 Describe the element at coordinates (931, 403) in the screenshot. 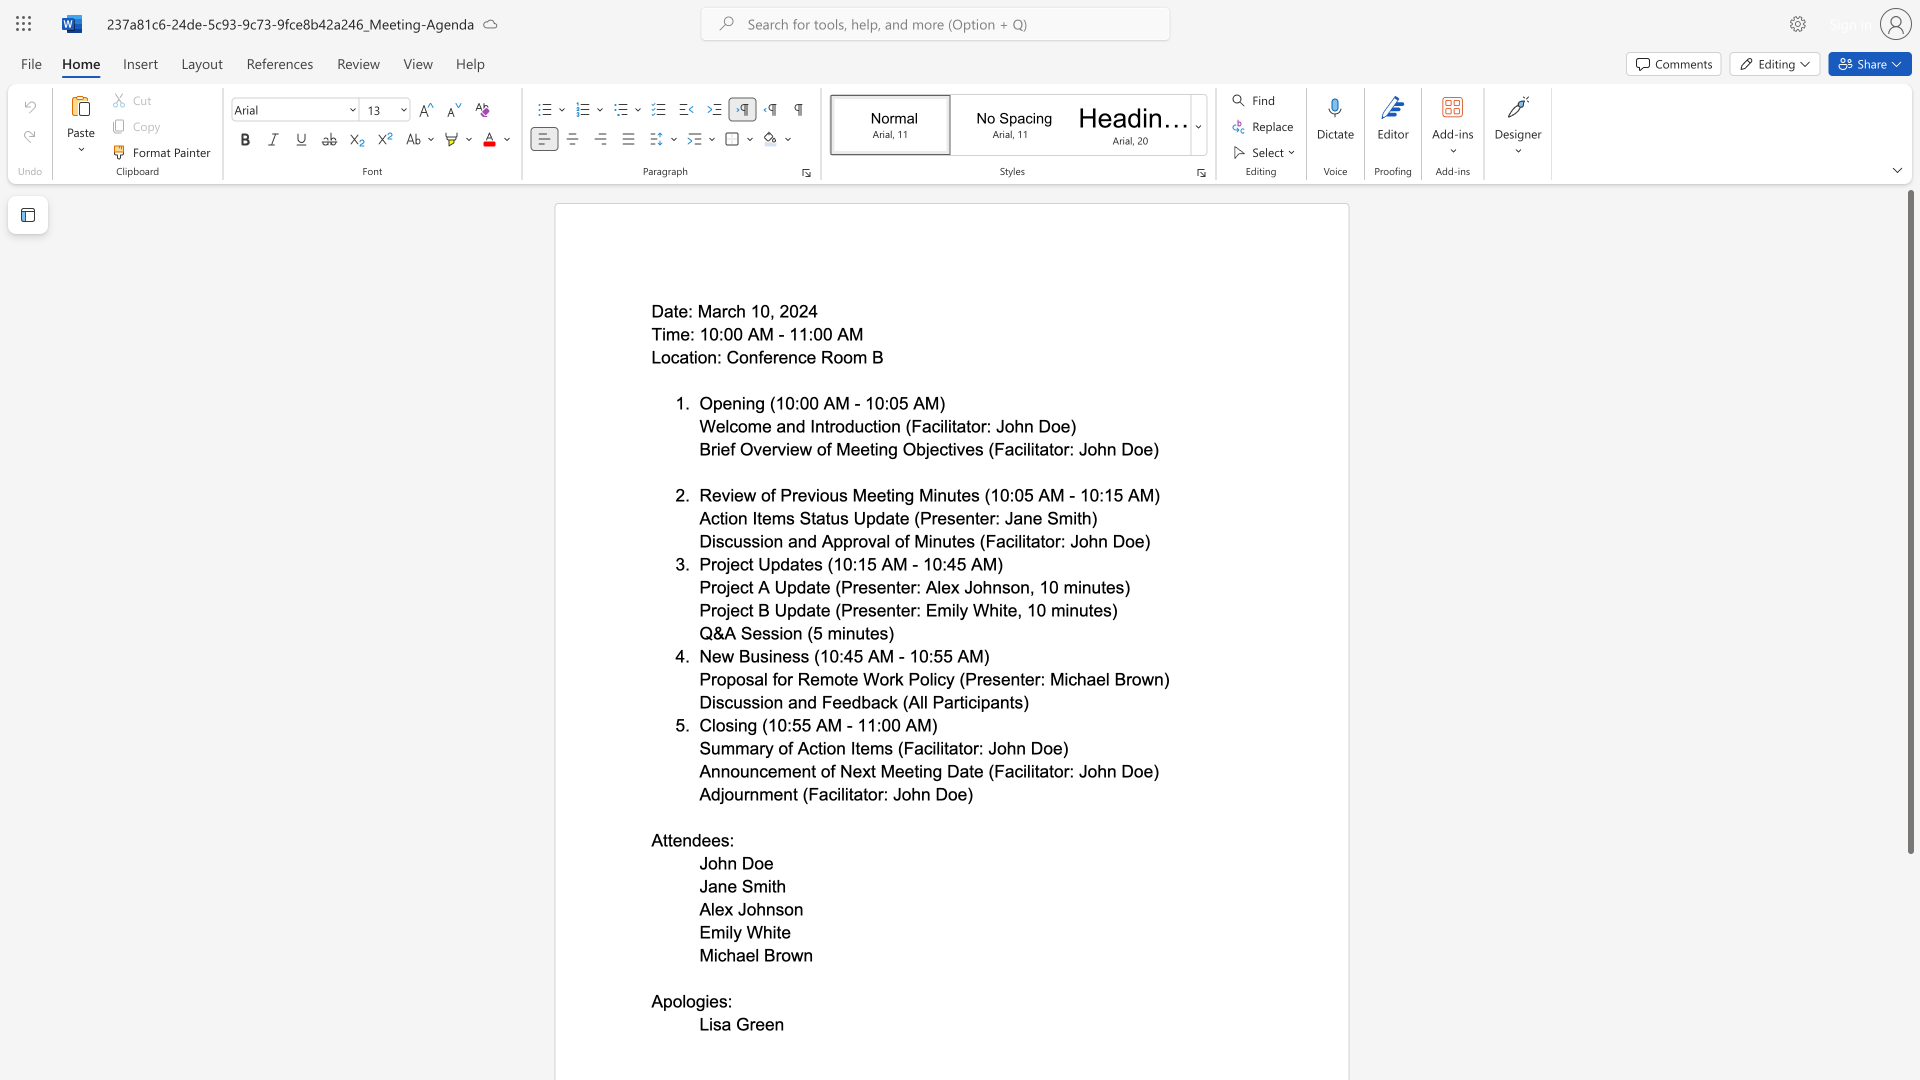

I see `the 2th character "M" in the text` at that location.